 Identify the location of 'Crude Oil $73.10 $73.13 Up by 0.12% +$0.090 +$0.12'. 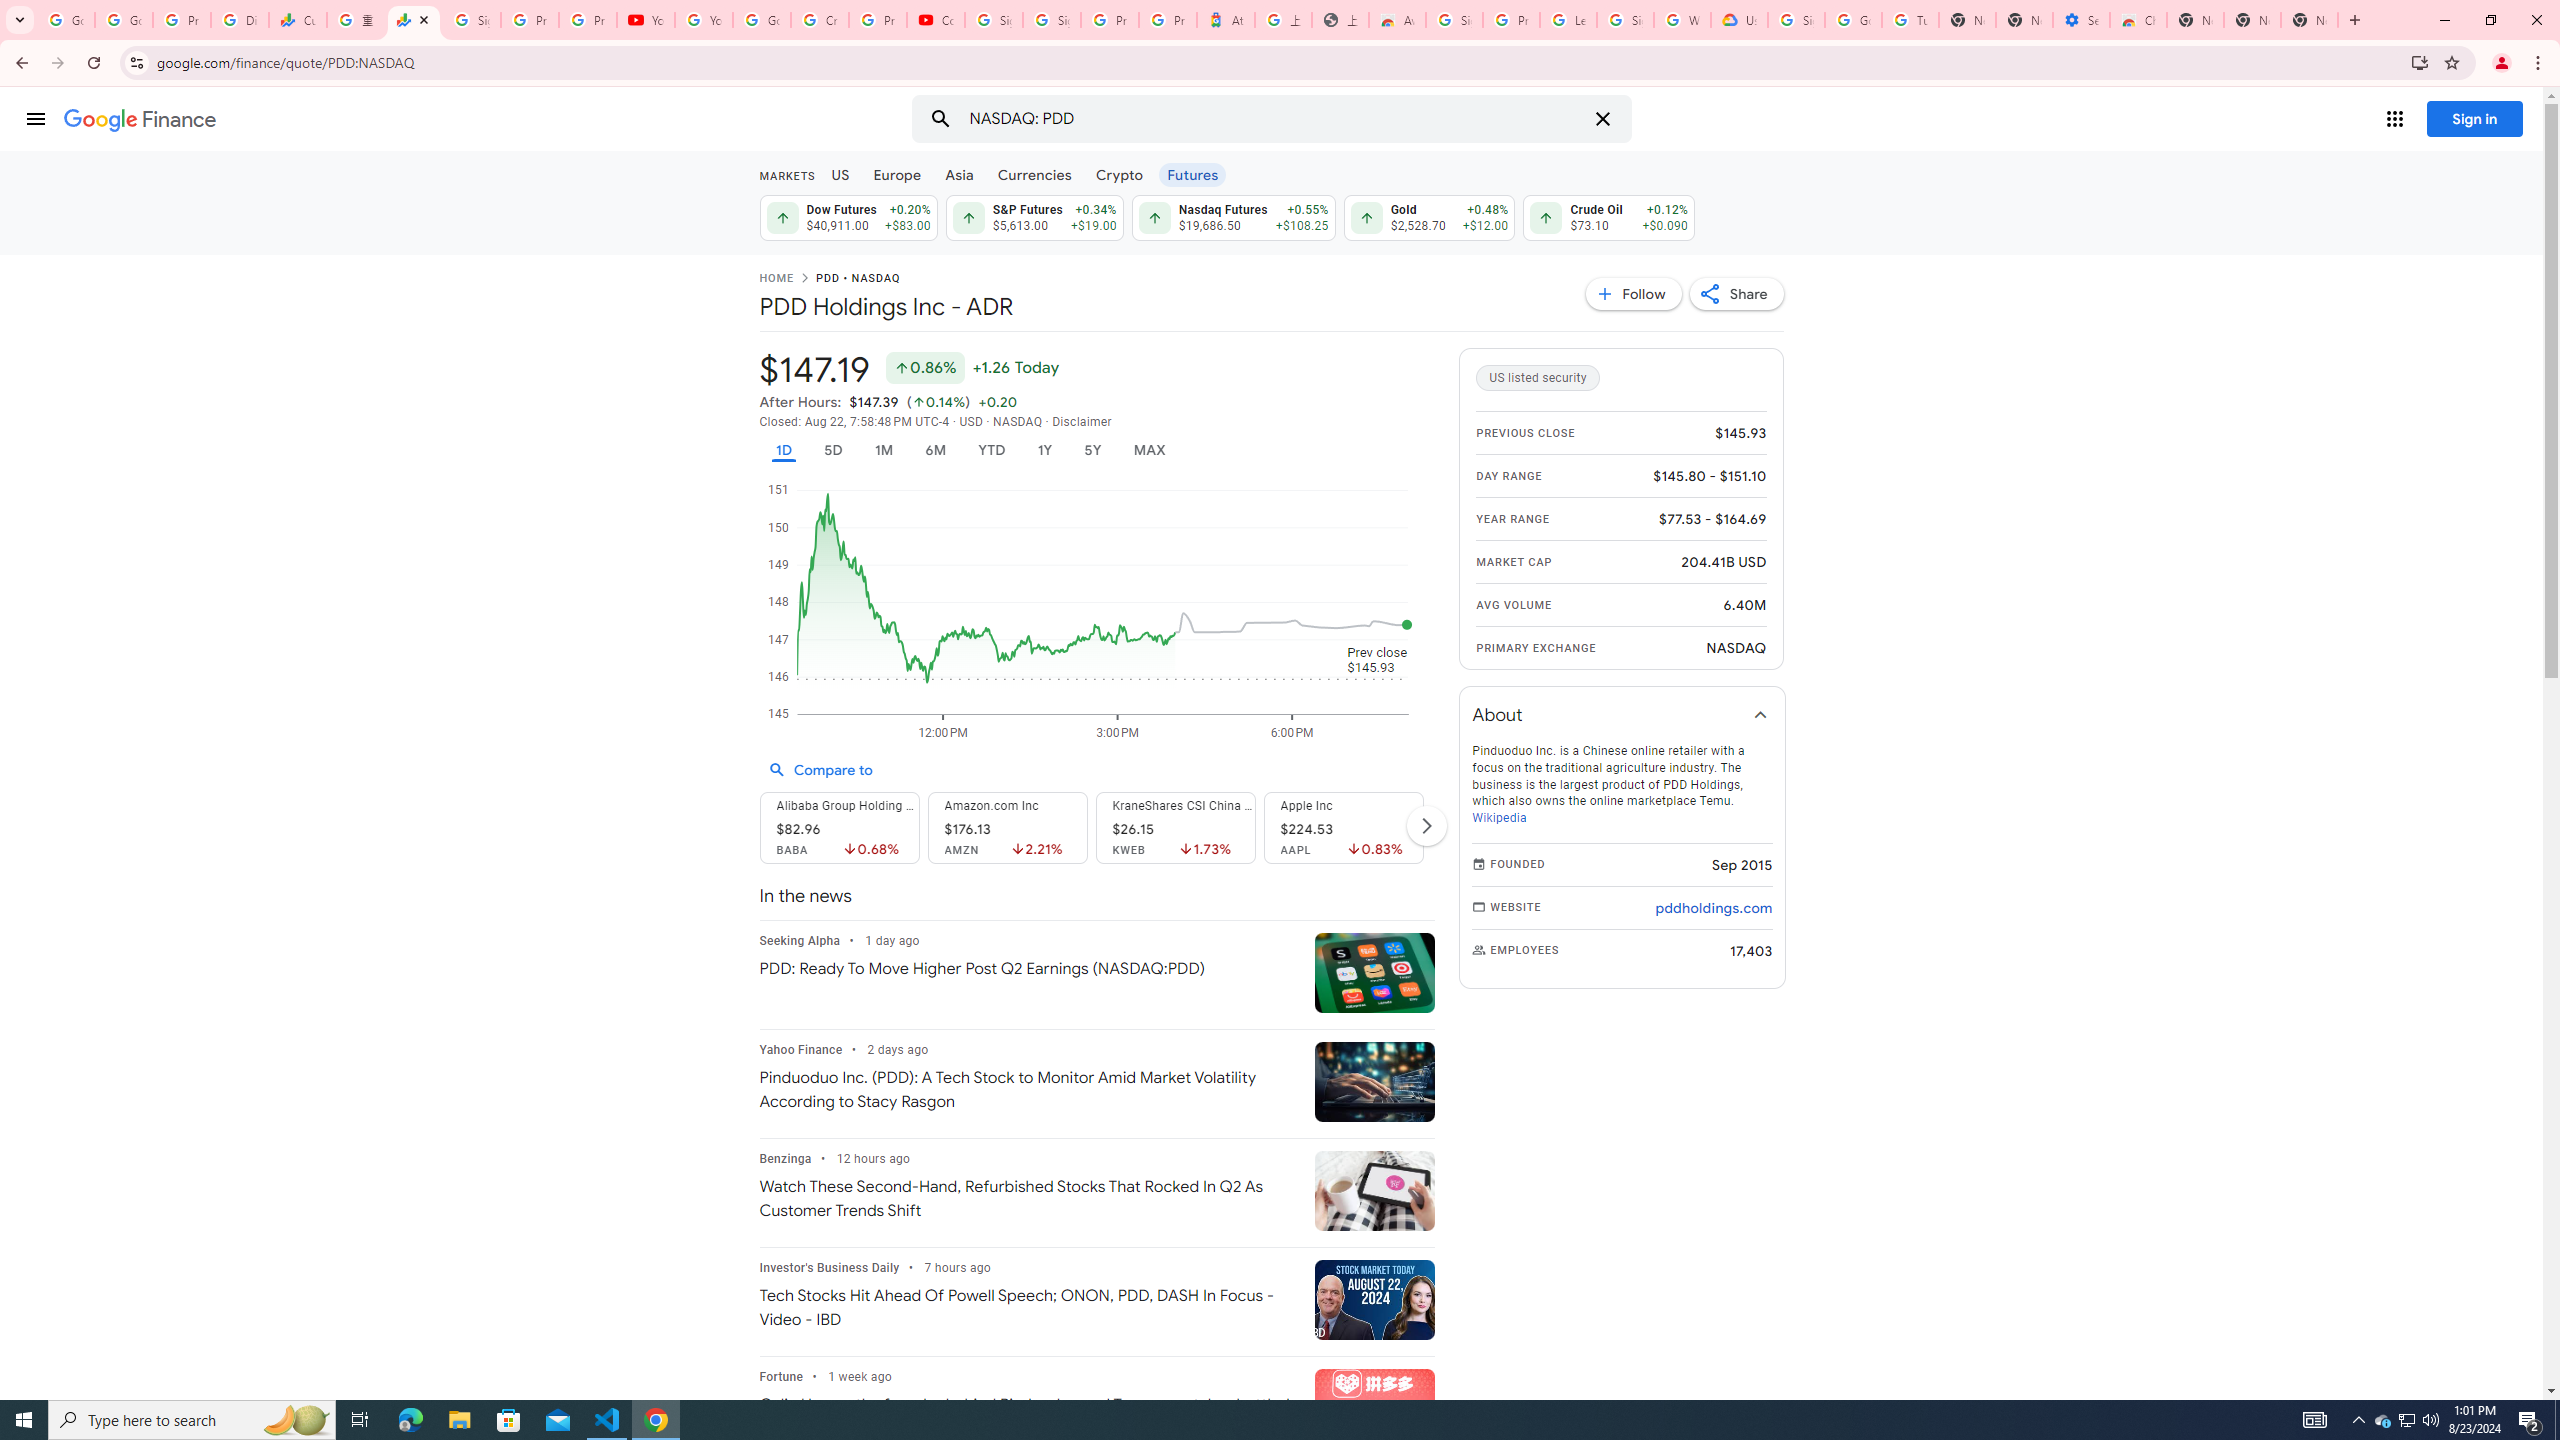
(1607, 217).